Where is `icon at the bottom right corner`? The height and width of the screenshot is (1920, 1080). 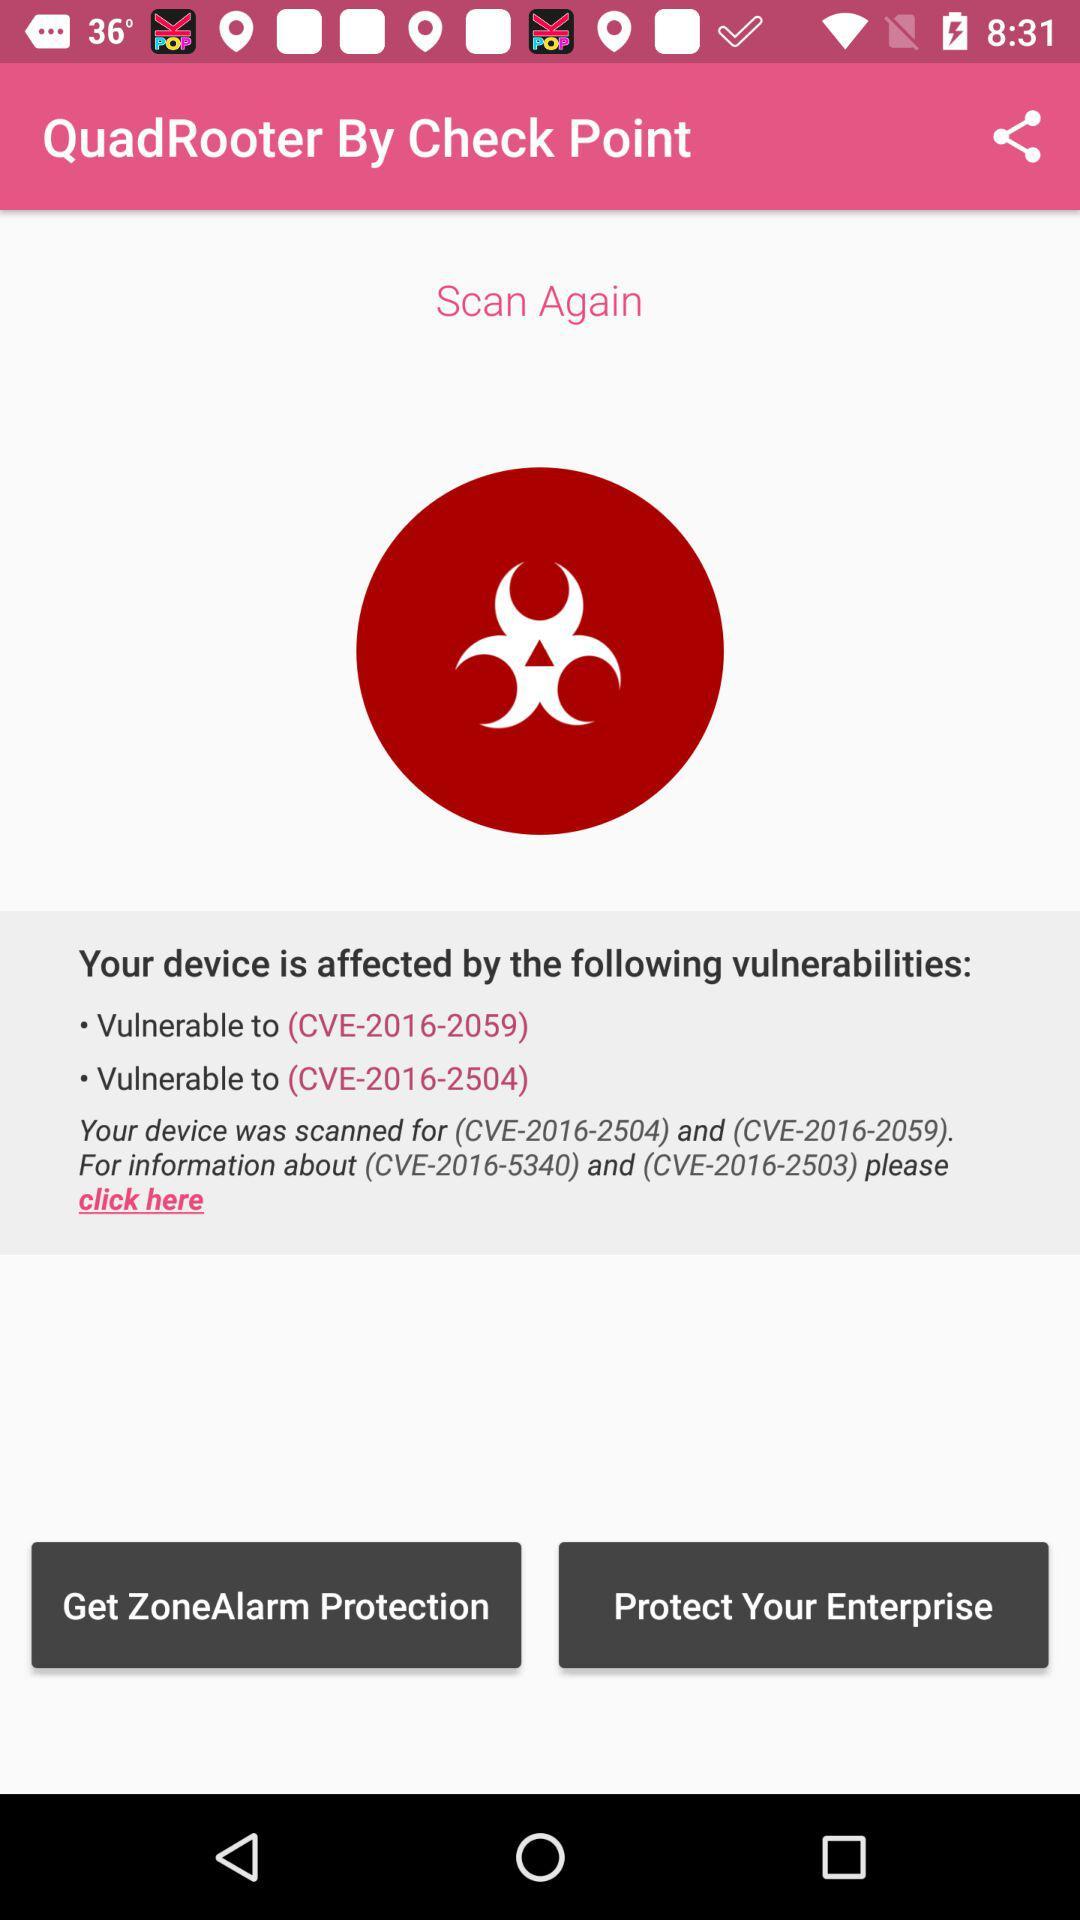
icon at the bottom right corner is located at coordinates (802, 1604).